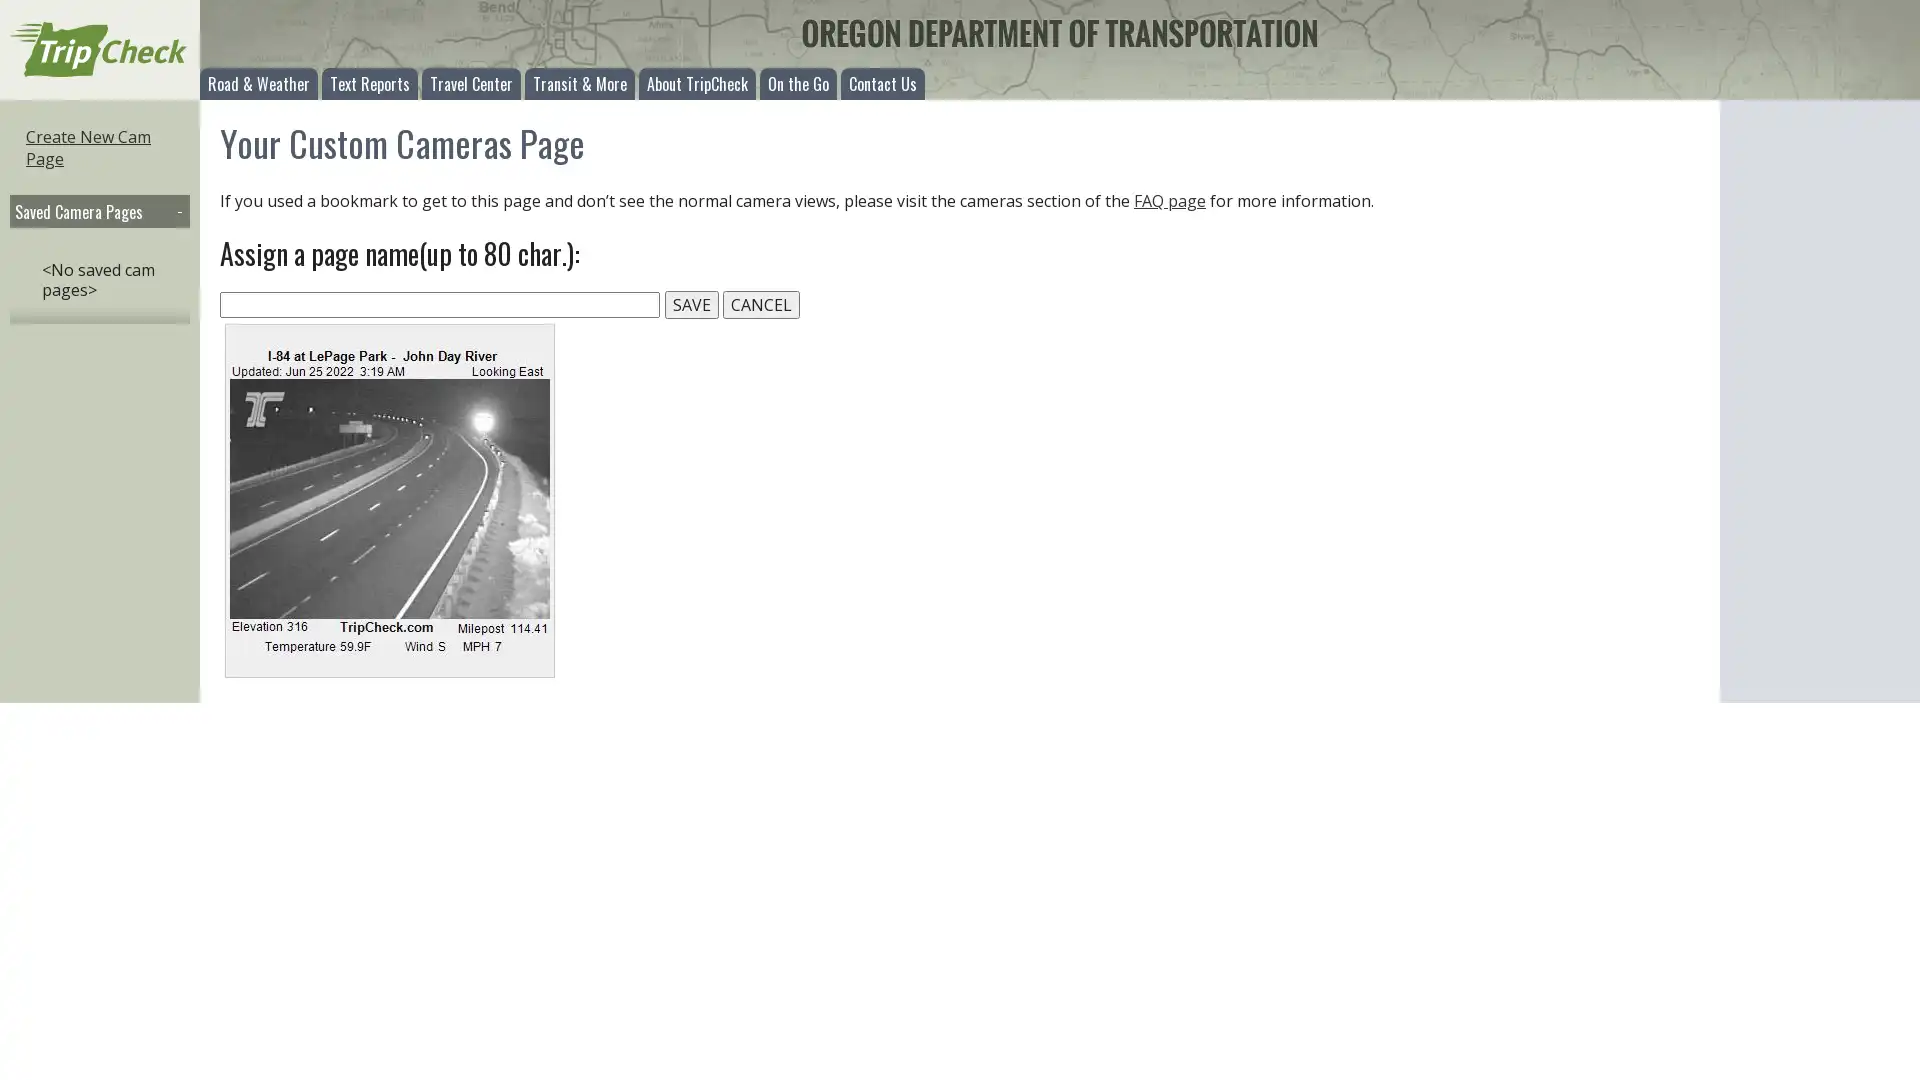  I want to click on CANCEL, so click(760, 304).